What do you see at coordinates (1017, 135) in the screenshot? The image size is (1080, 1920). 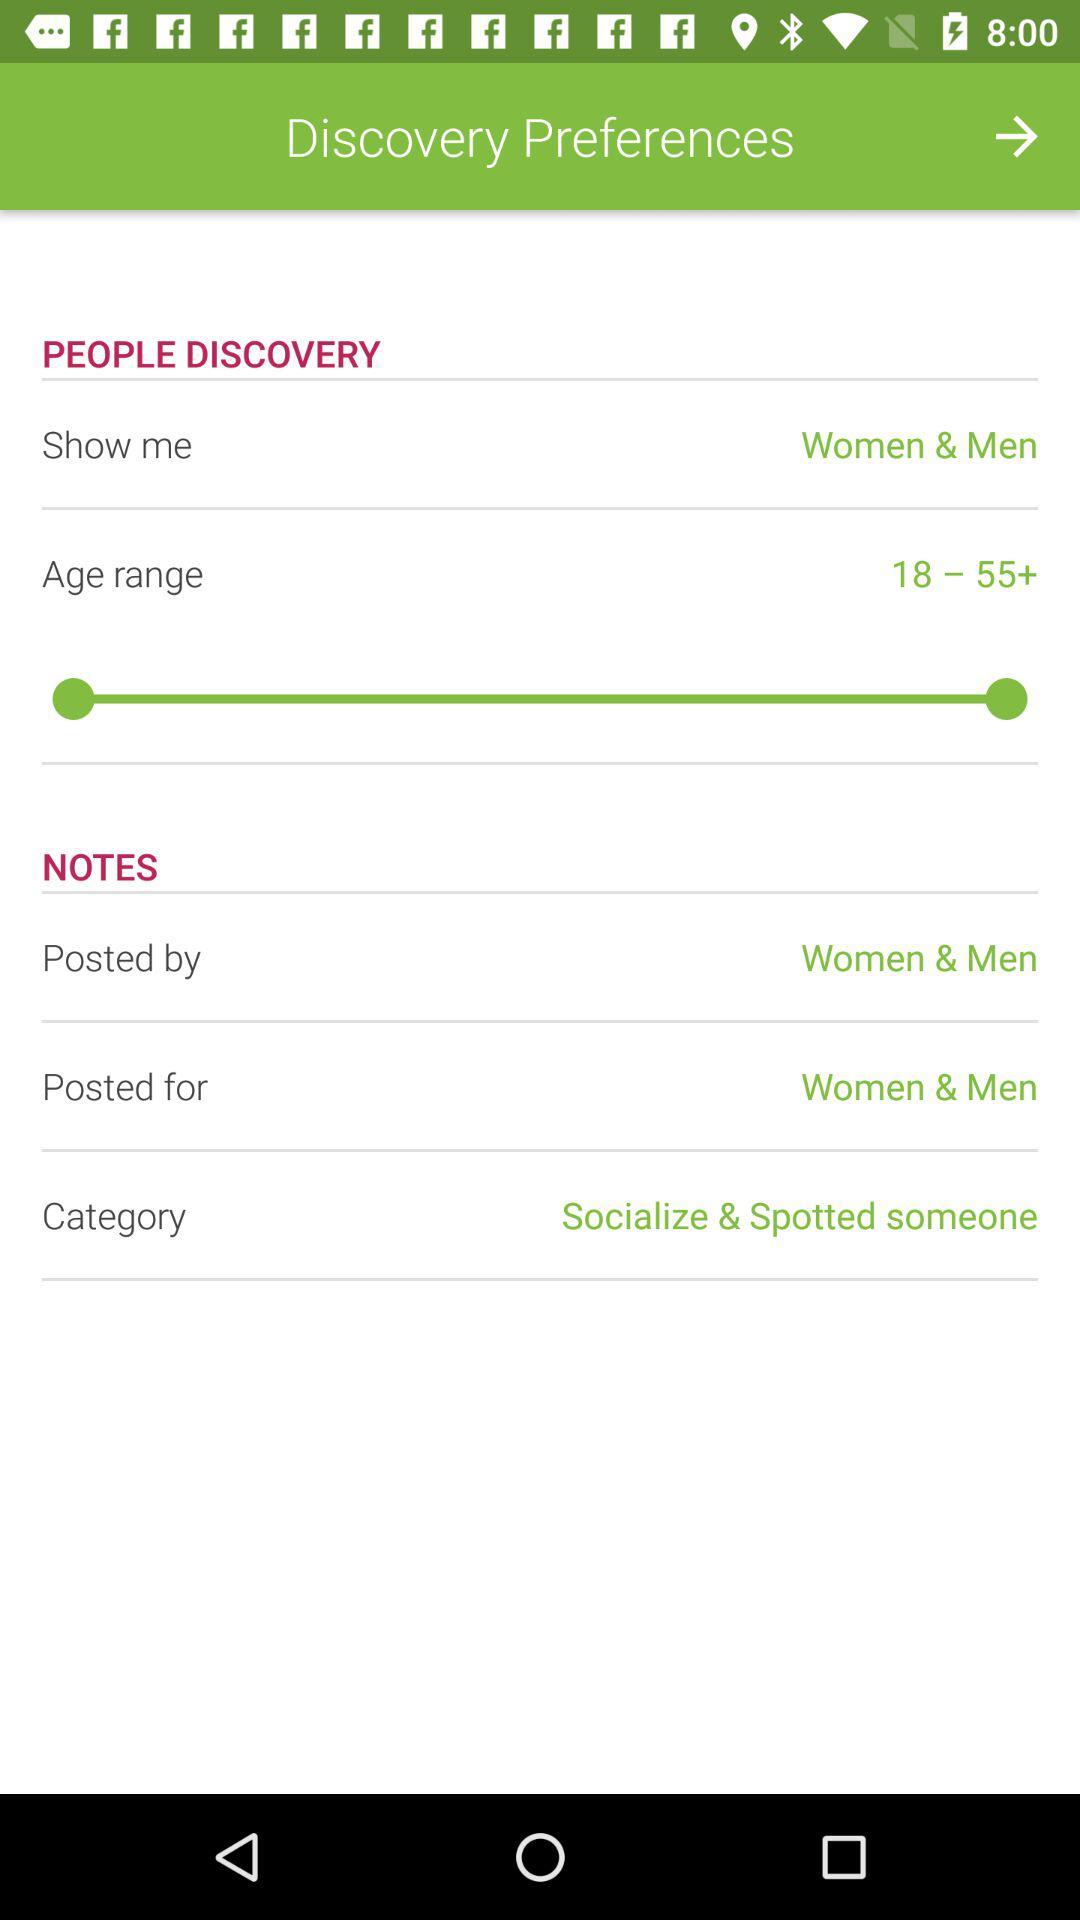 I see `the icon to the right of the discovery preferences` at bounding box center [1017, 135].